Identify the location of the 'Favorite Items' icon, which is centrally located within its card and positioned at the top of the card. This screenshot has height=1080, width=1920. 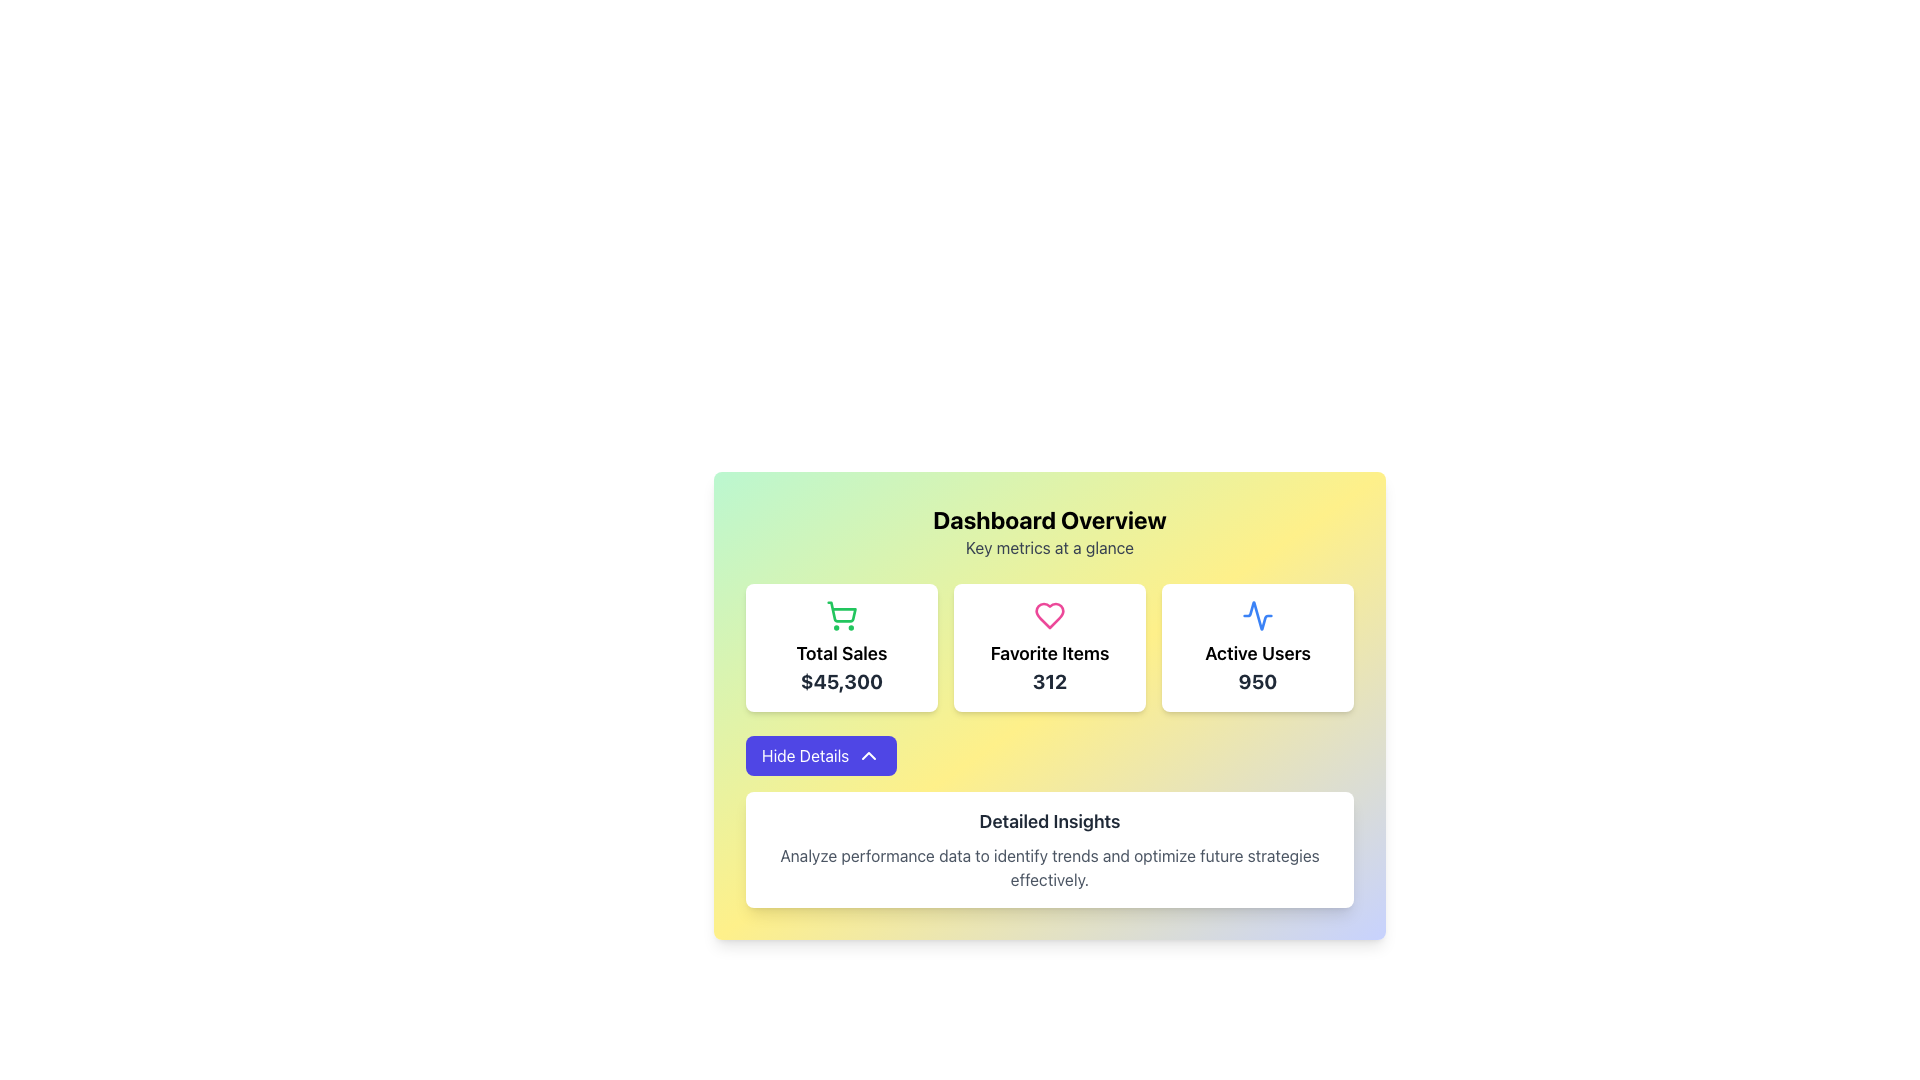
(1049, 615).